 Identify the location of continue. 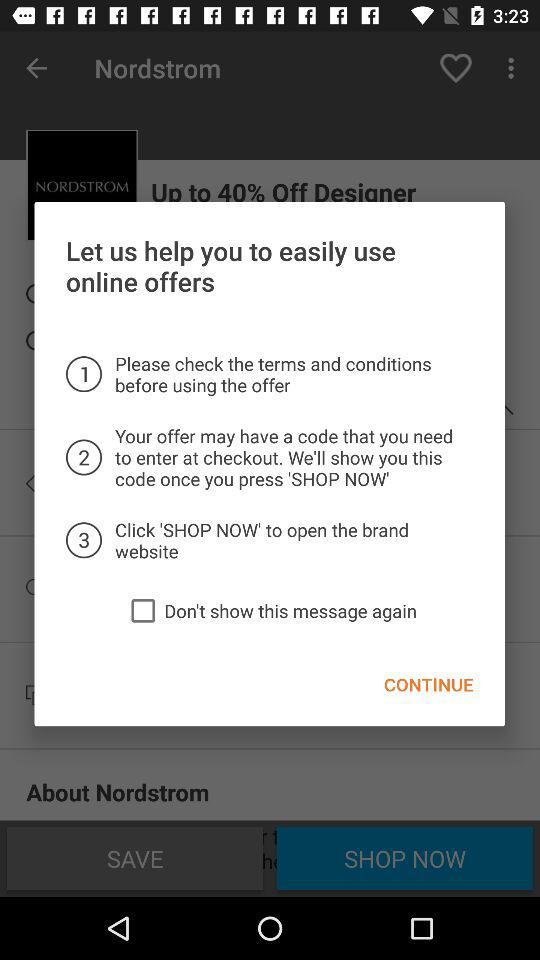
(427, 684).